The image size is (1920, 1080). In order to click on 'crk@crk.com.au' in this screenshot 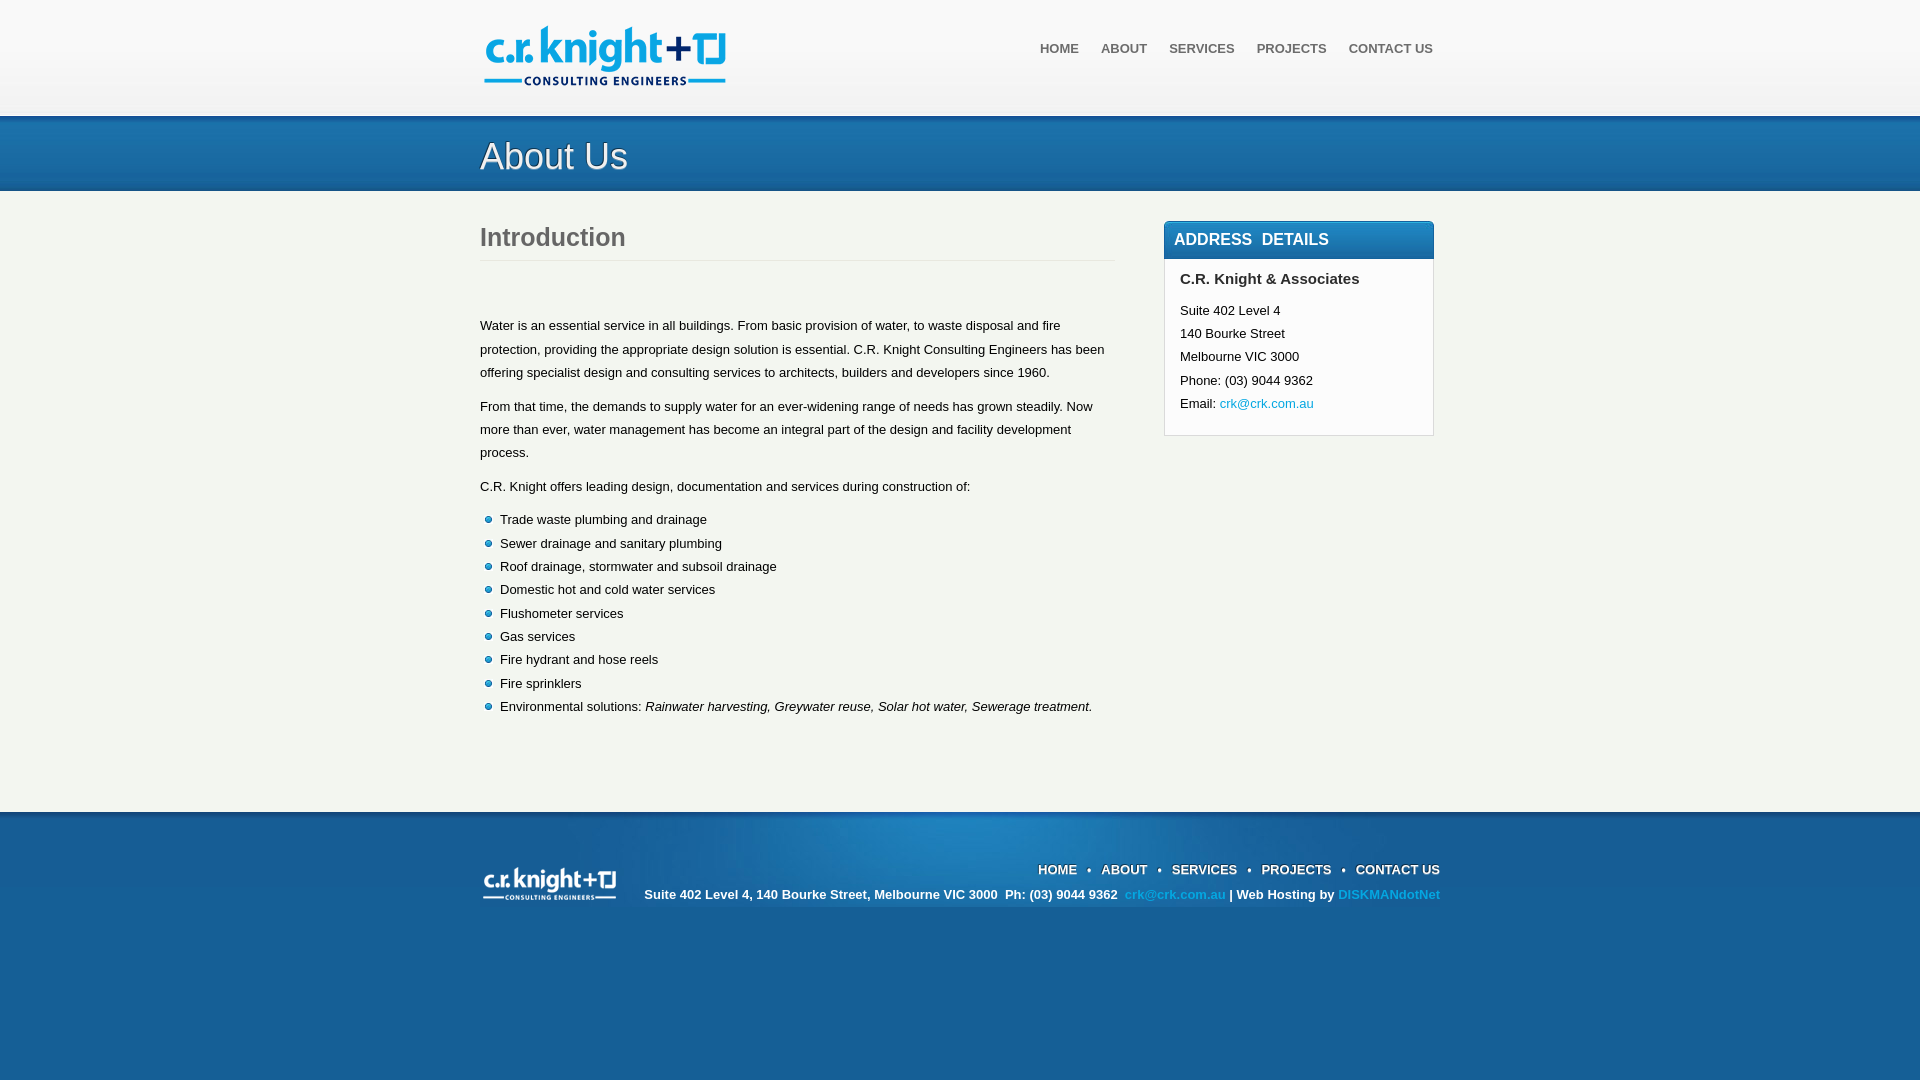, I will do `click(1266, 403)`.